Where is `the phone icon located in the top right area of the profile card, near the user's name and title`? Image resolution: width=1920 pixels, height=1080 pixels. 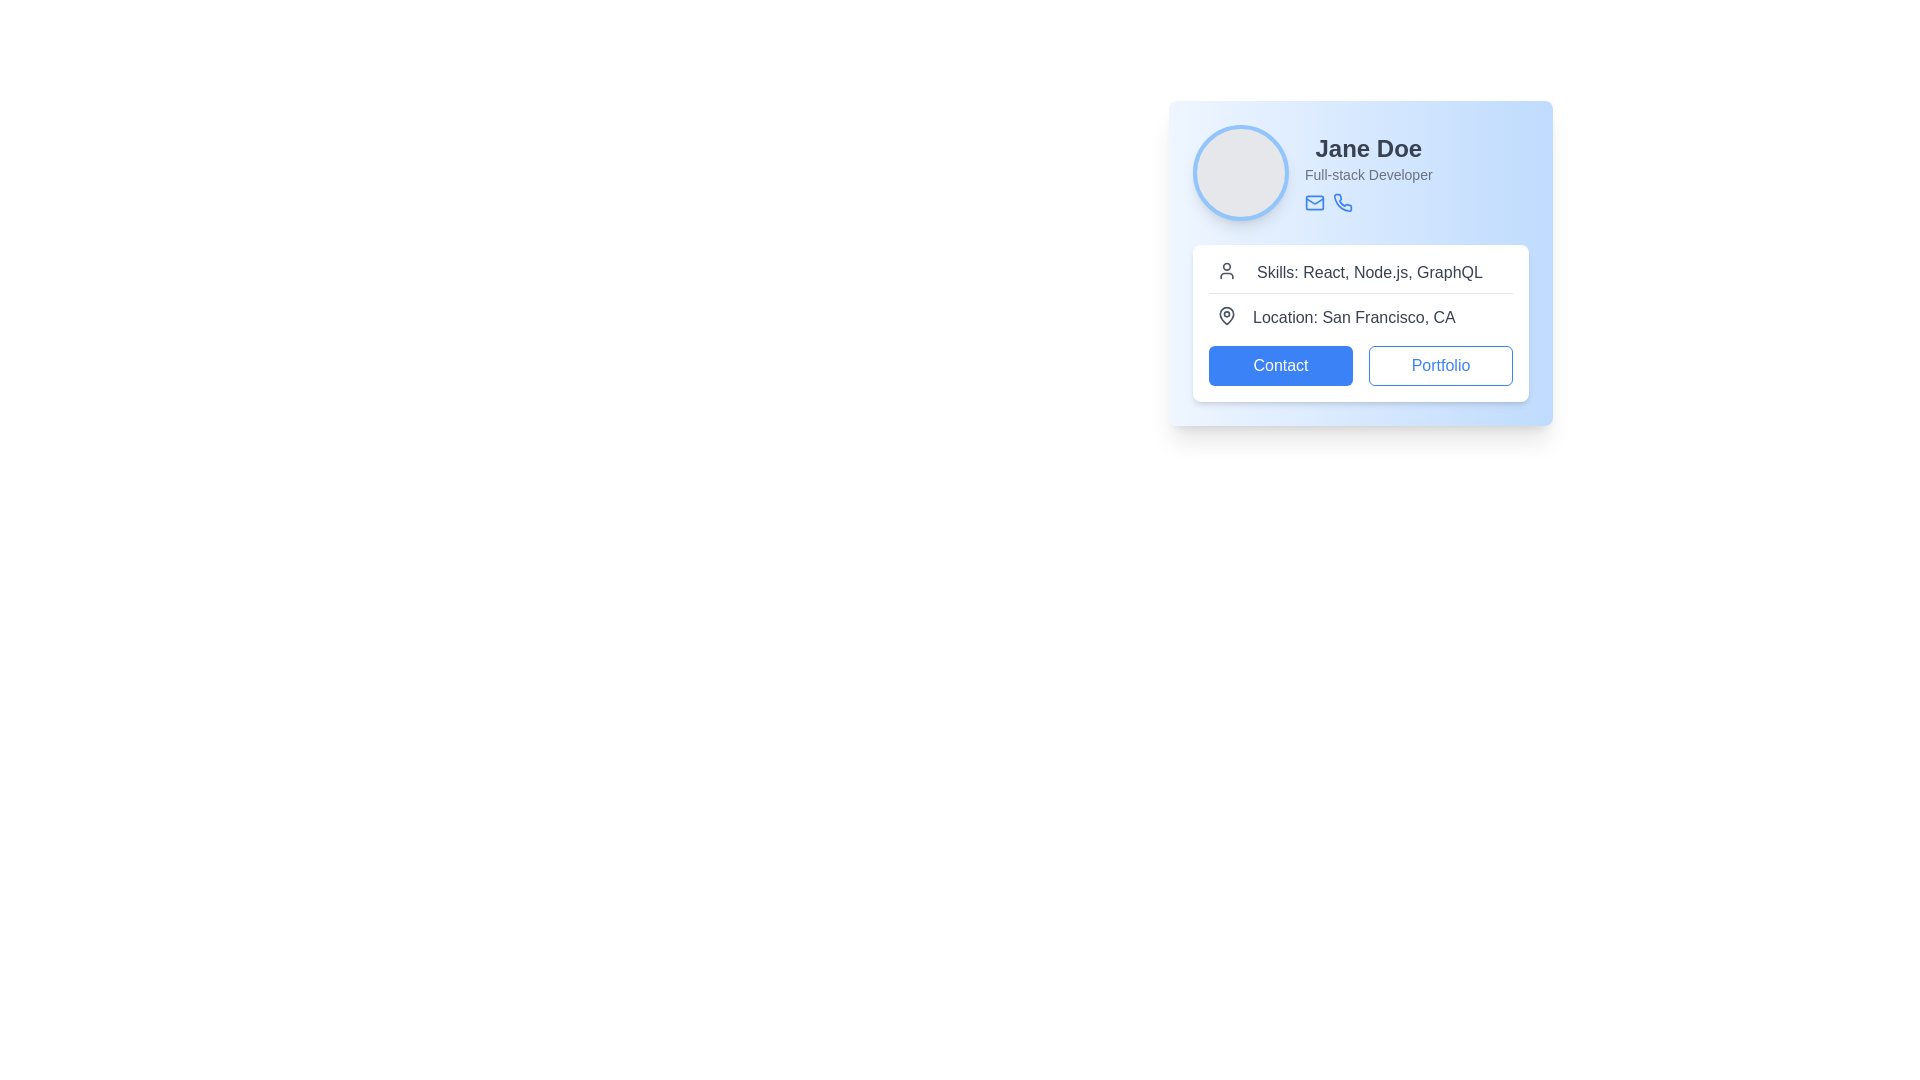 the phone icon located in the top right area of the profile card, near the user's name and title is located at coordinates (1343, 202).